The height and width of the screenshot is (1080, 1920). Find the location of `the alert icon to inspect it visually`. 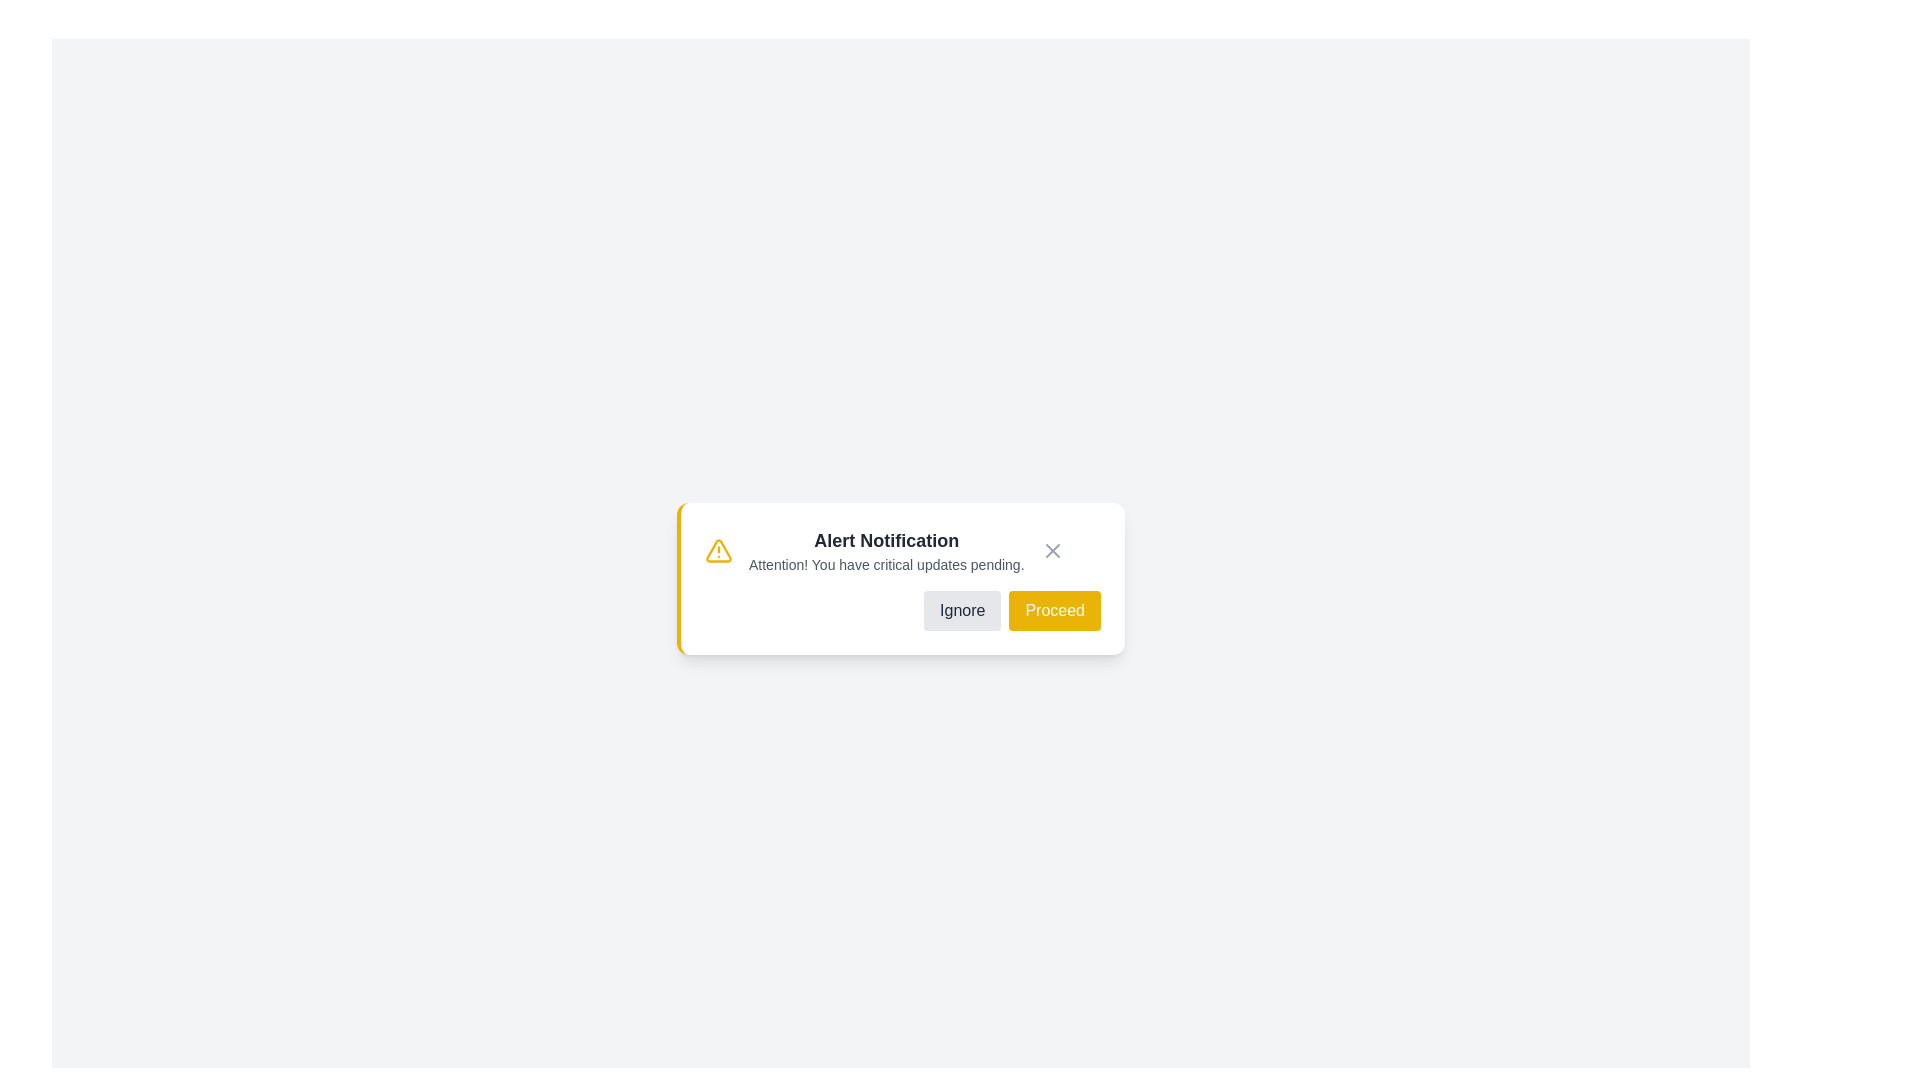

the alert icon to inspect it visually is located at coordinates (719, 551).